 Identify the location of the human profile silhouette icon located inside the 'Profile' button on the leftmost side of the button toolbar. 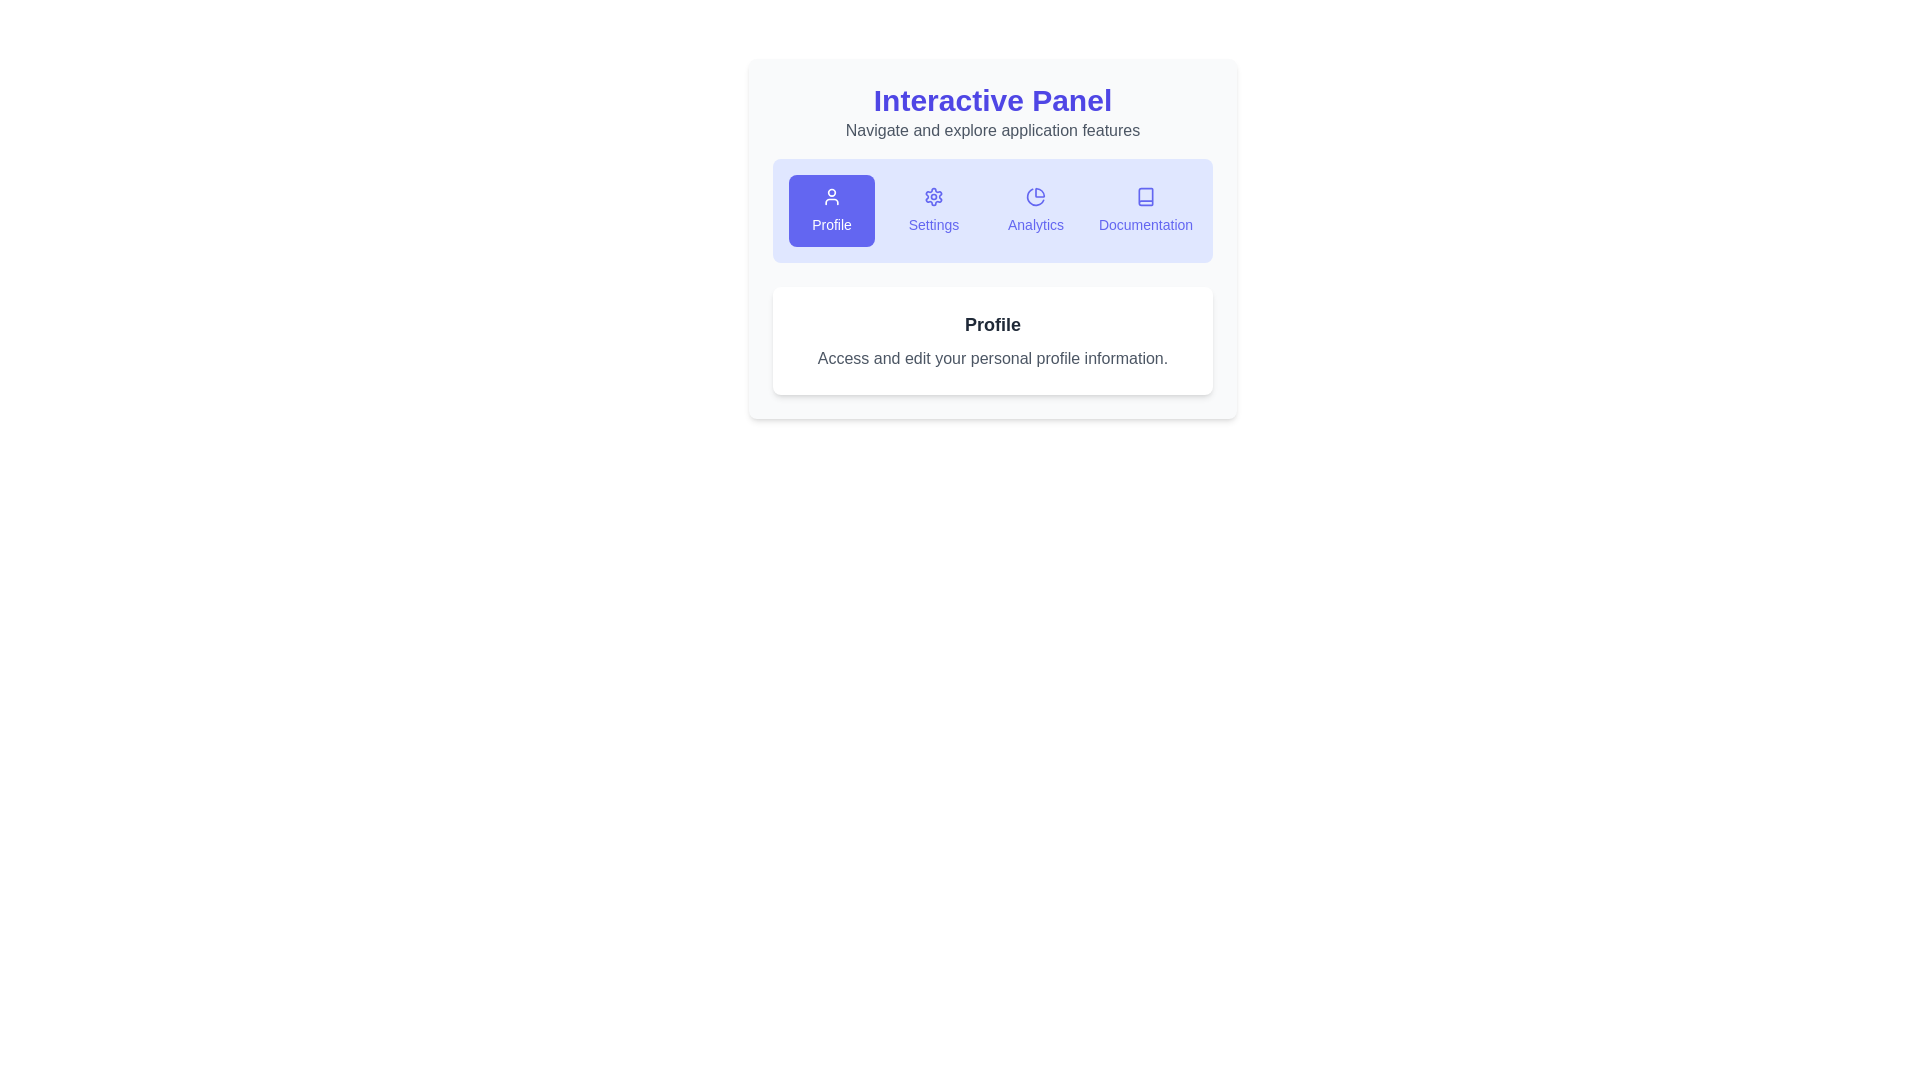
(831, 196).